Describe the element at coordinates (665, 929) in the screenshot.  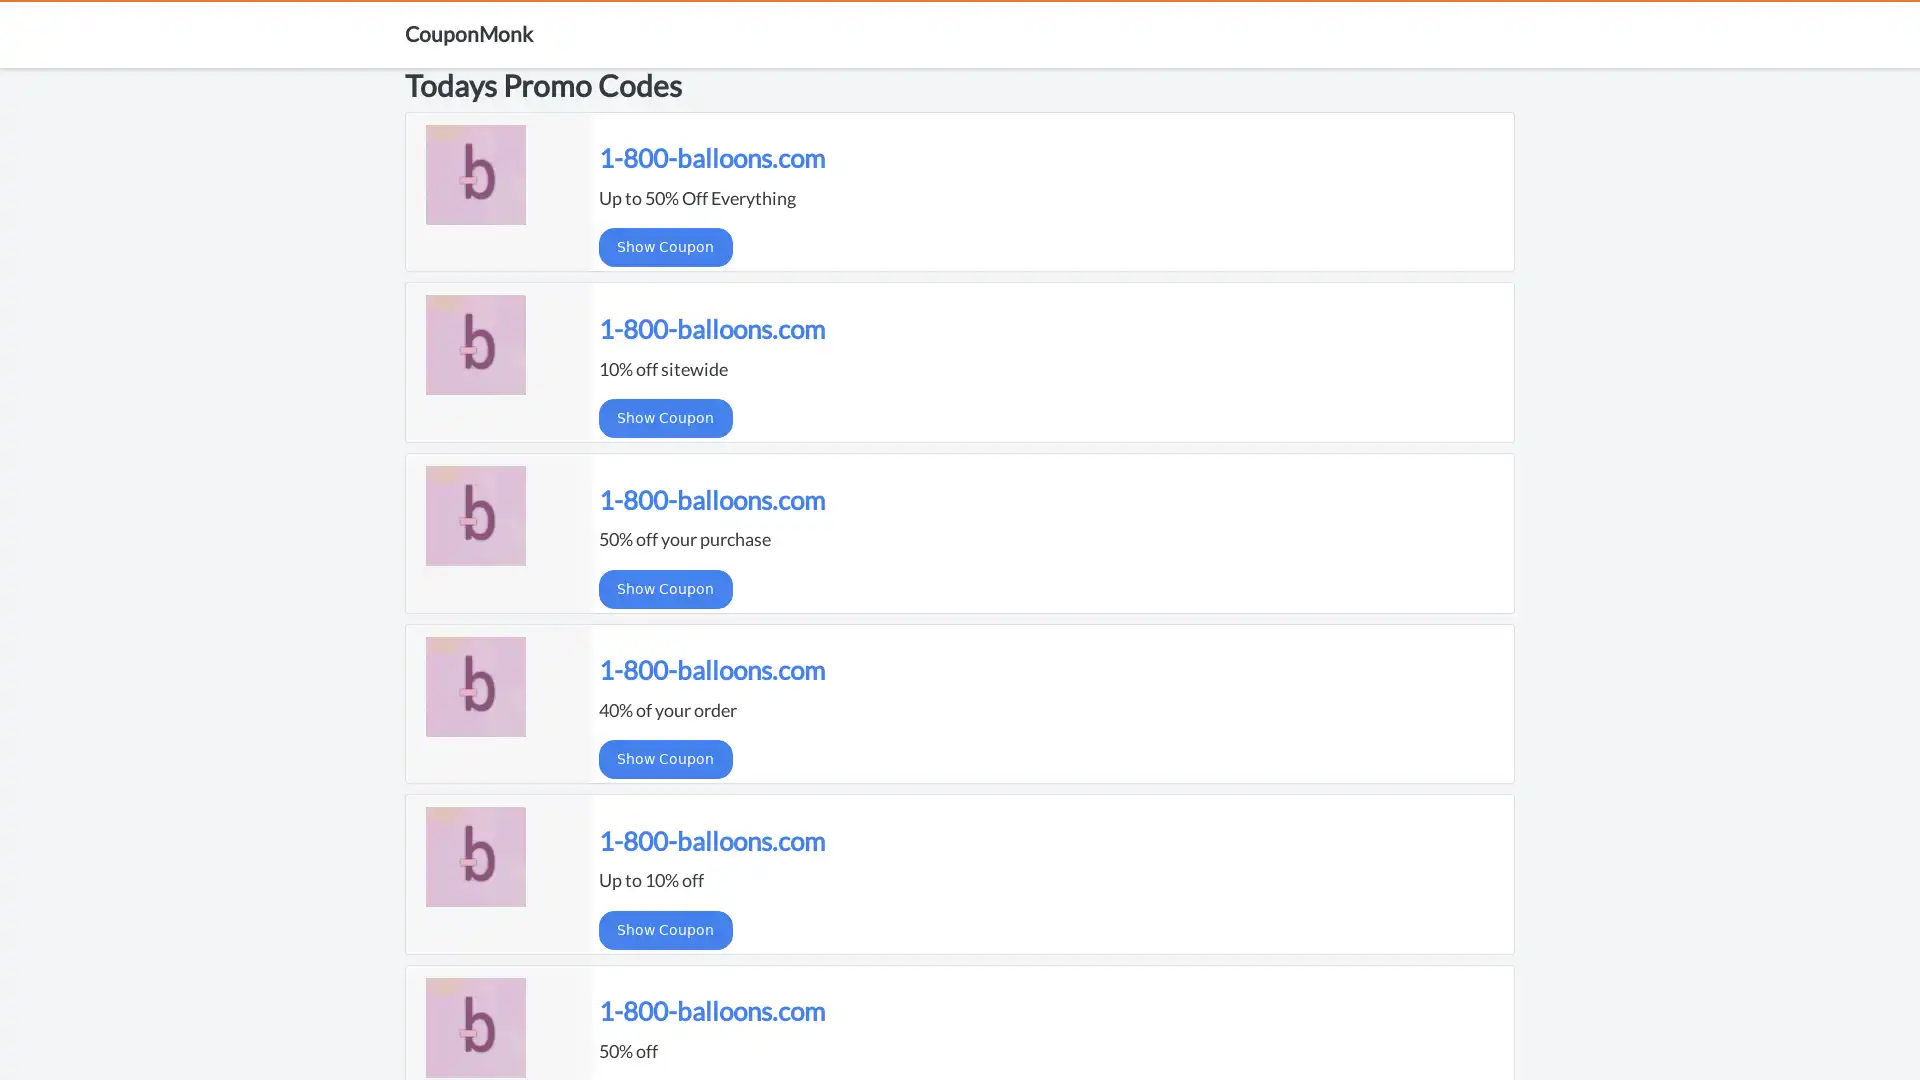
I see `Show Coupon` at that location.